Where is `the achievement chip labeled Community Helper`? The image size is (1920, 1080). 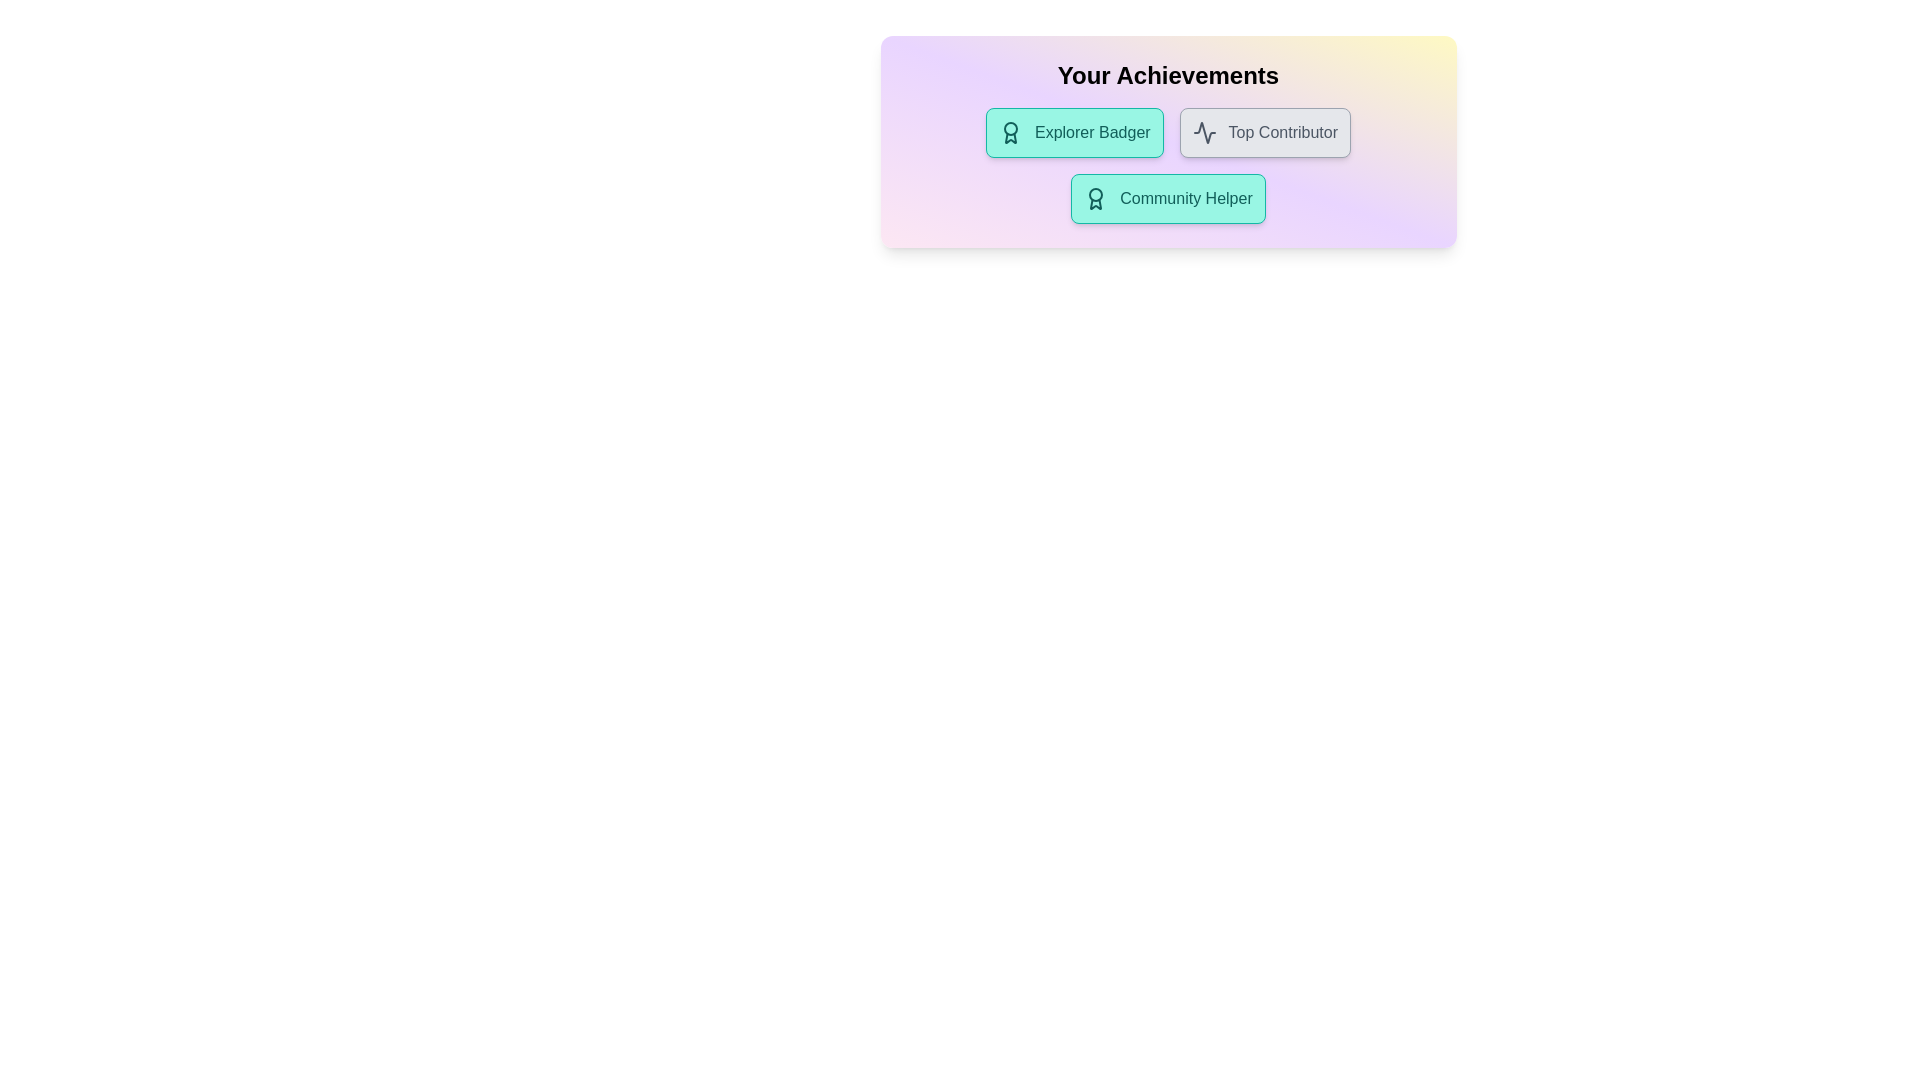
the achievement chip labeled Community Helper is located at coordinates (1168, 199).